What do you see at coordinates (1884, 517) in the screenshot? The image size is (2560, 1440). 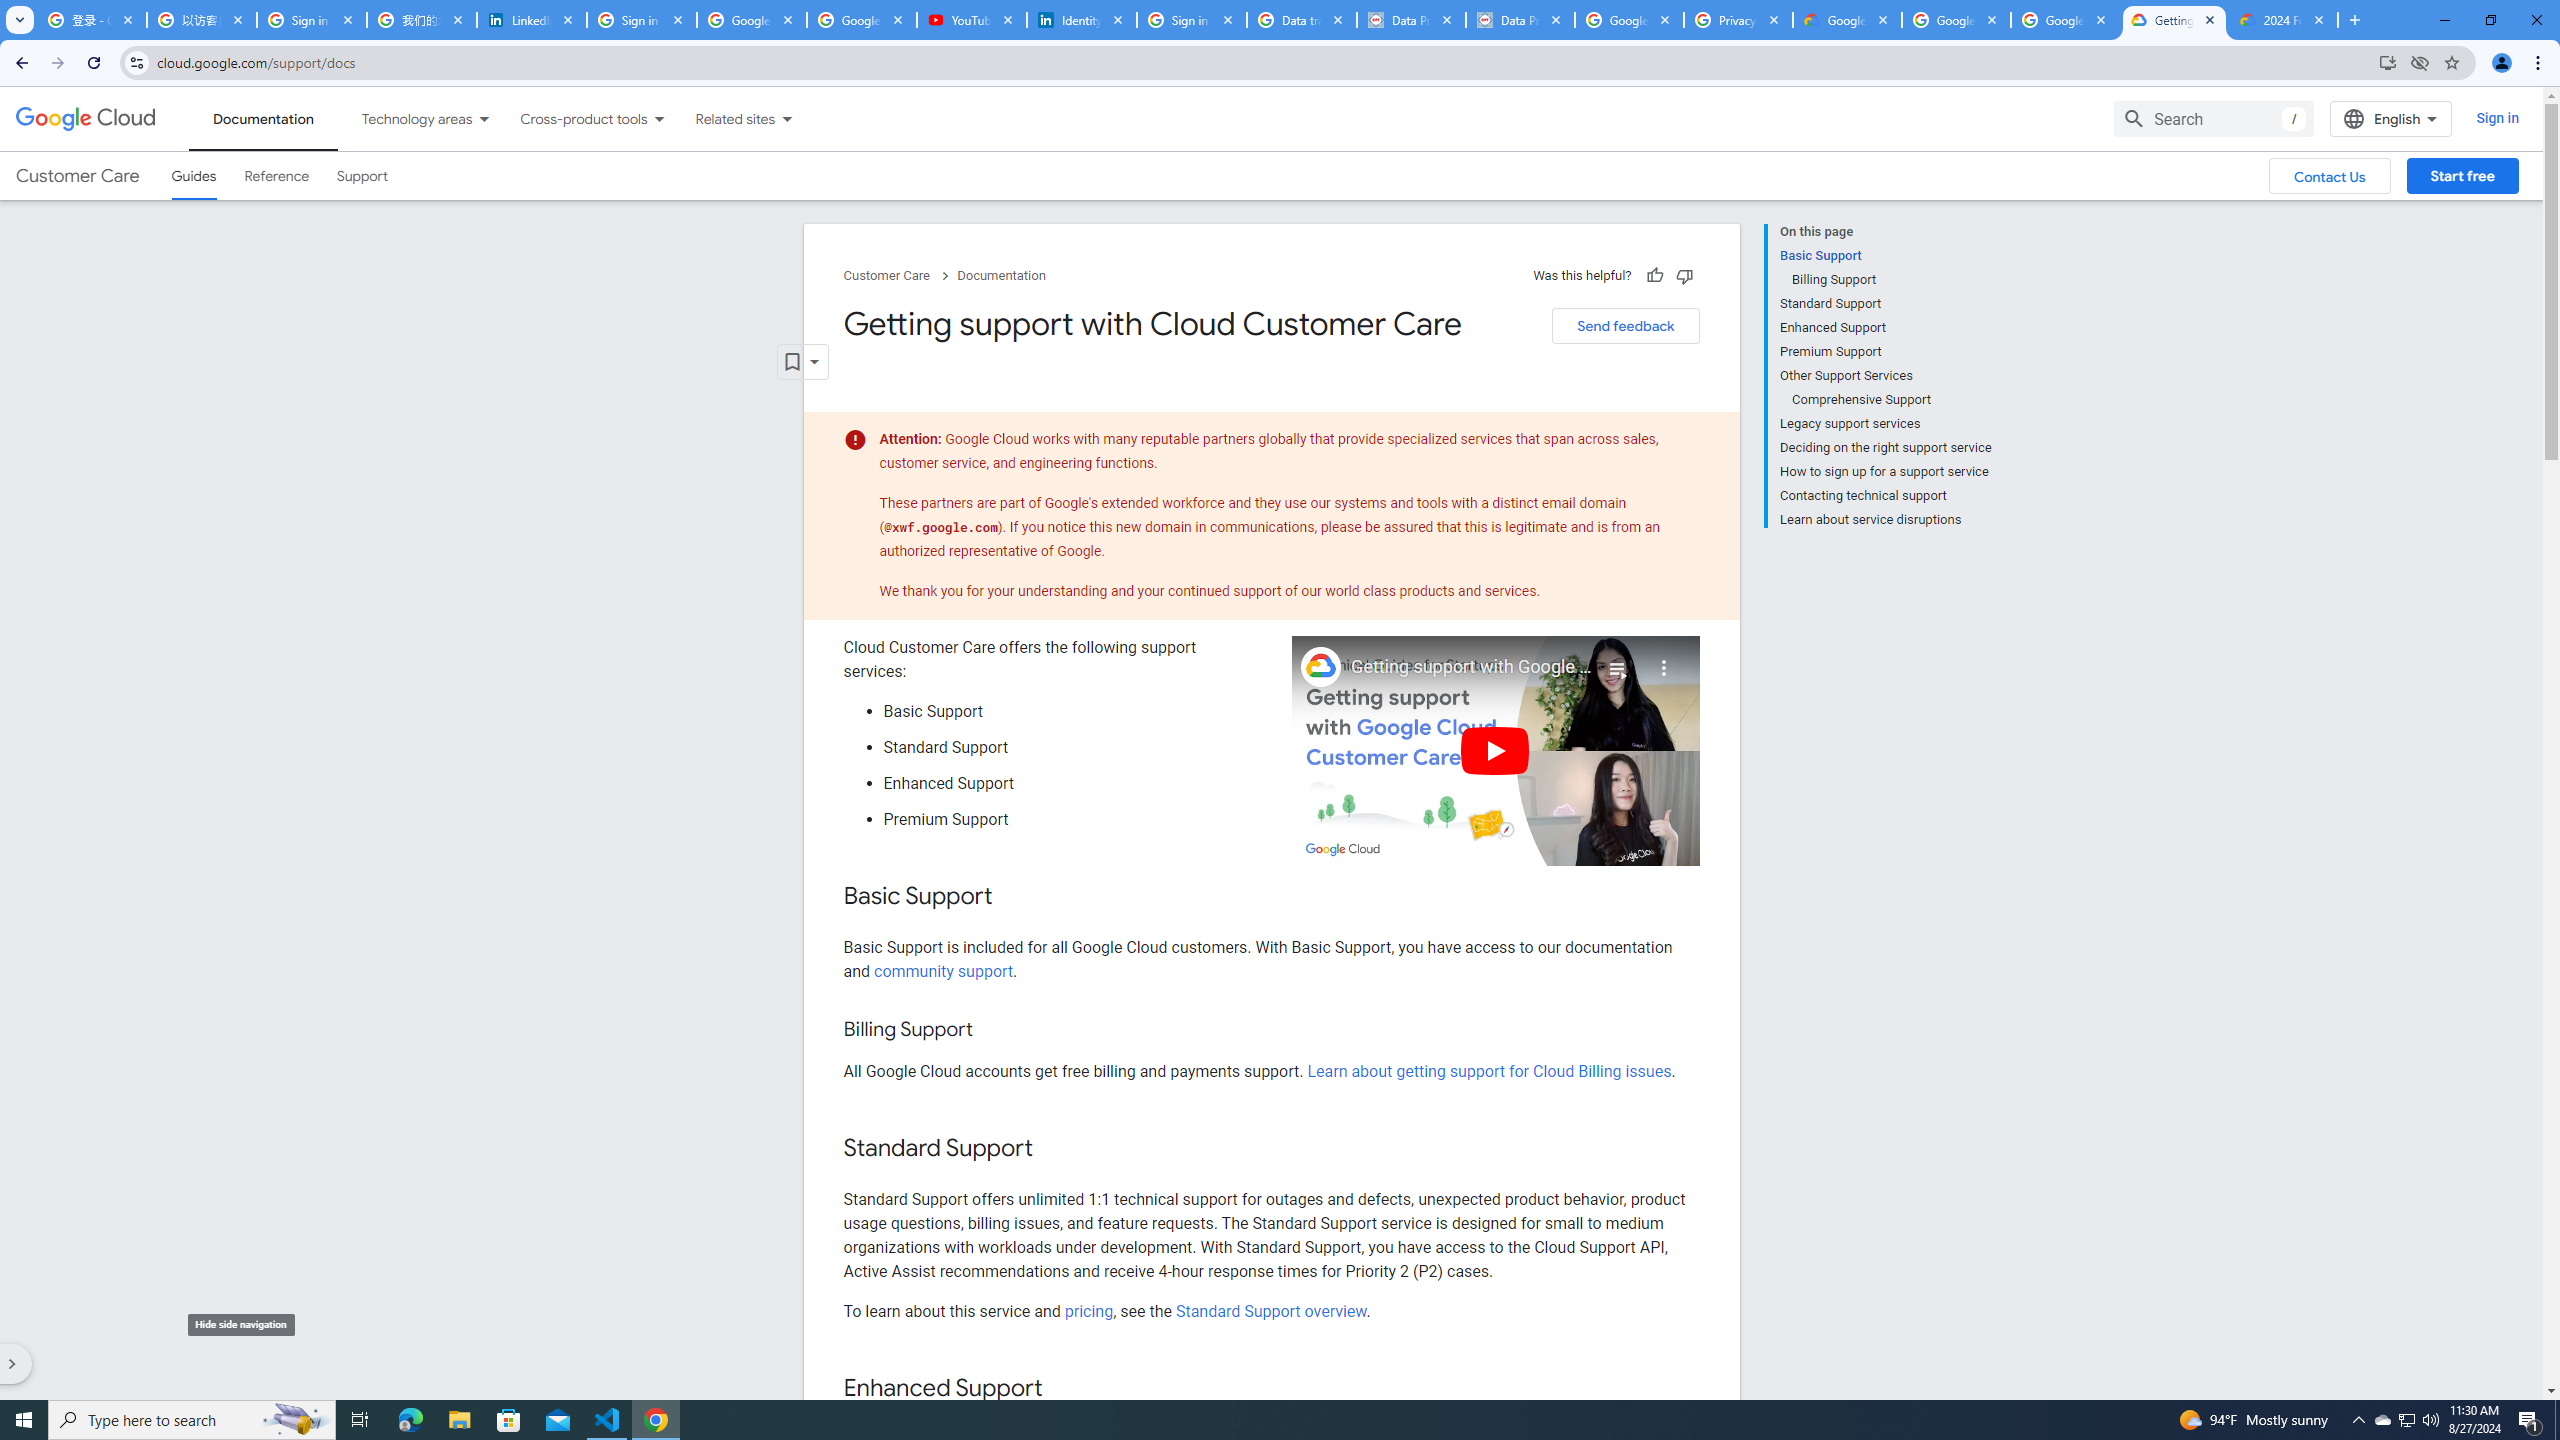 I see `'Learn about service disruptions'` at bounding box center [1884, 517].